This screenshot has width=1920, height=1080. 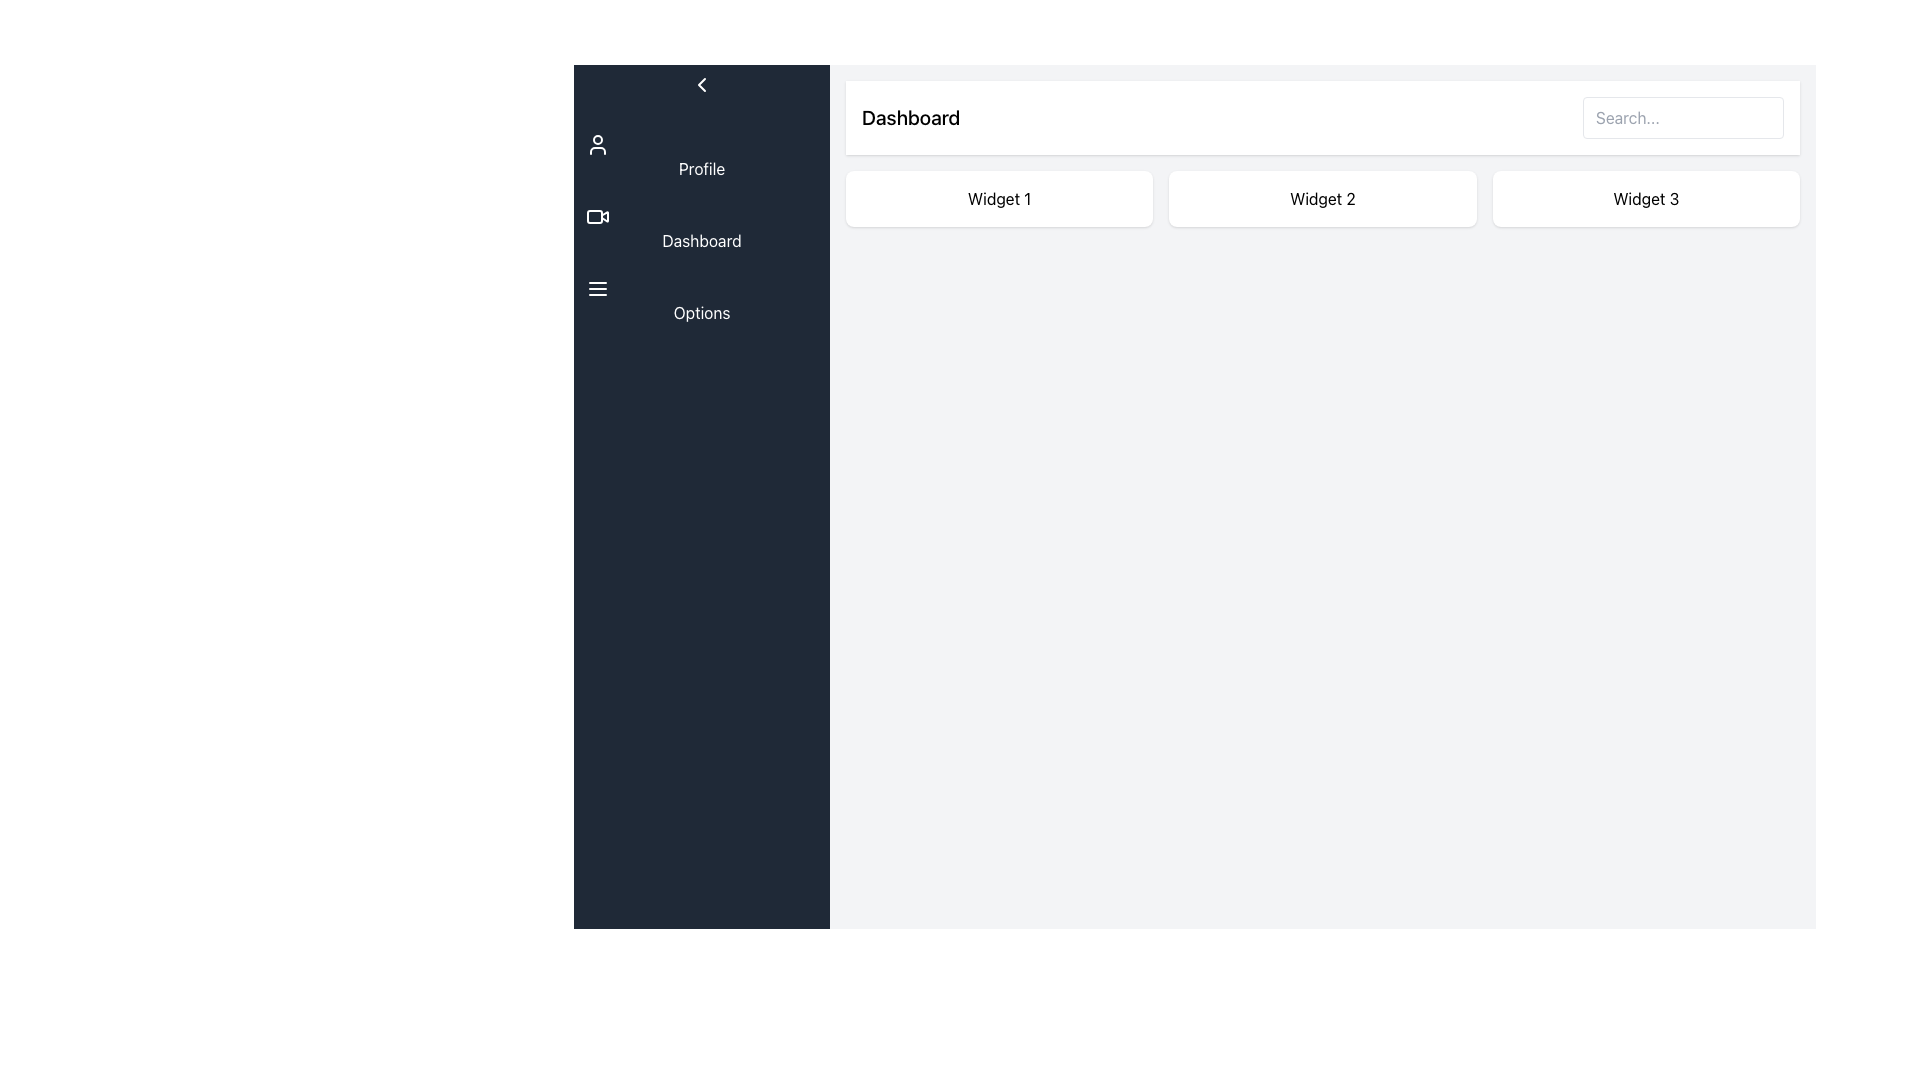 What do you see at coordinates (701, 227) in the screenshot?
I see `the 'Dashboard' menu item in the sidebar to trigger the background color change effect` at bounding box center [701, 227].